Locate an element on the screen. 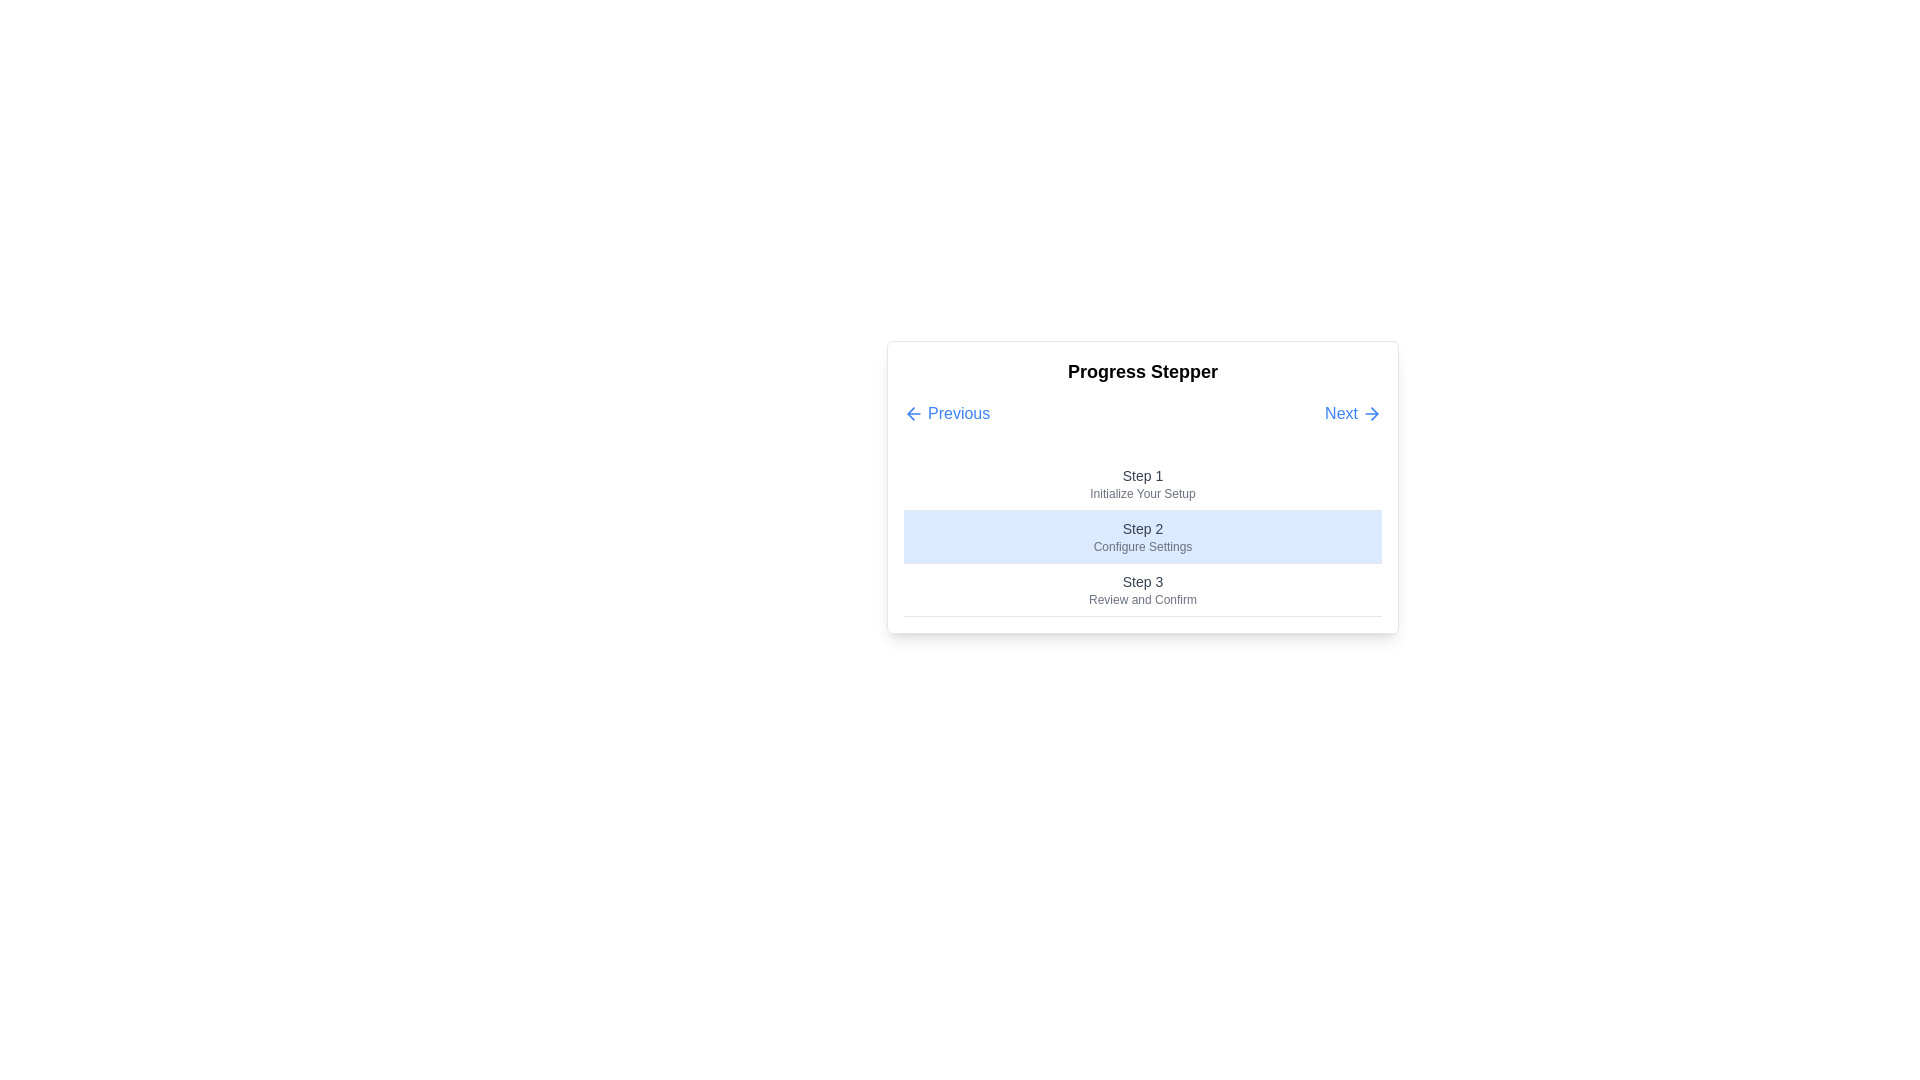 This screenshot has height=1080, width=1920. the 'Step 1' text label, which indicates the first step in a multi-step process, located at the top of the interface is located at coordinates (1142, 475).